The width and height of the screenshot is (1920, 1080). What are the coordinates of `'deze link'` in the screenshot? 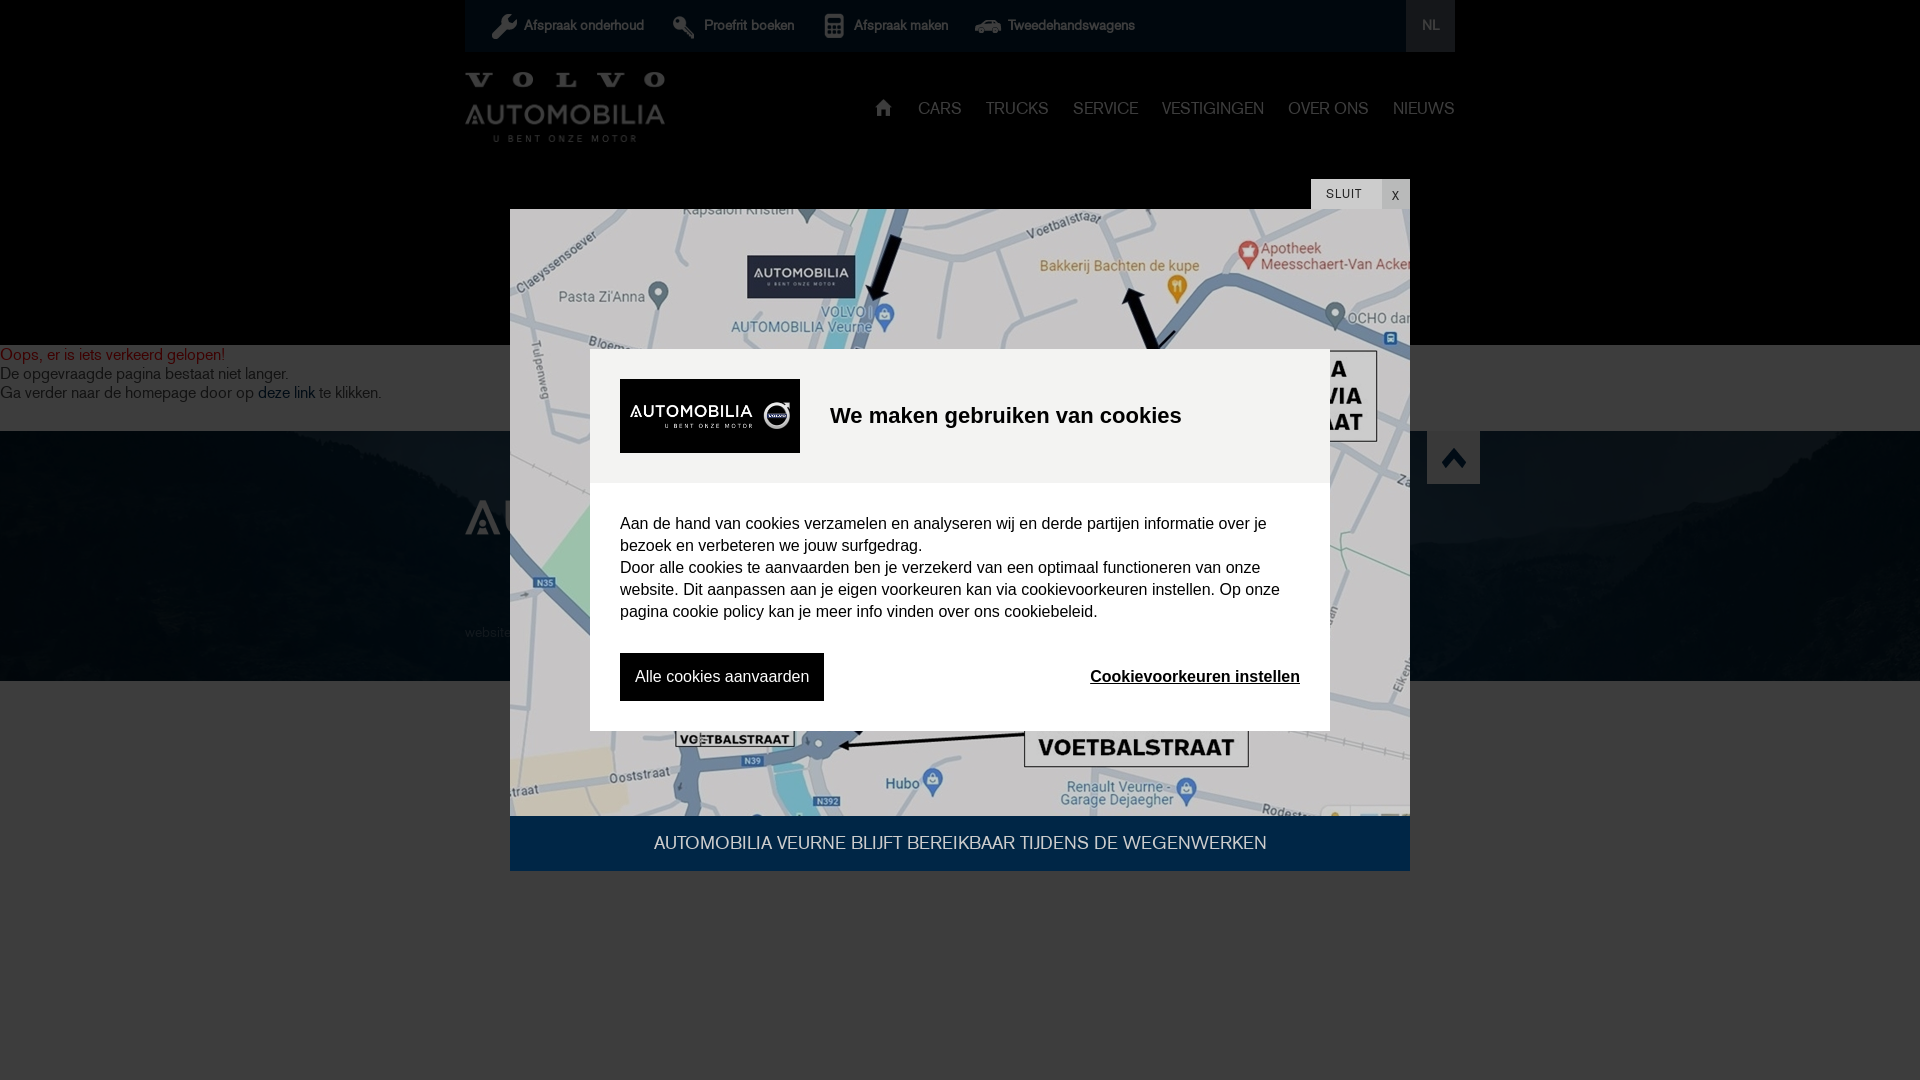 It's located at (285, 392).